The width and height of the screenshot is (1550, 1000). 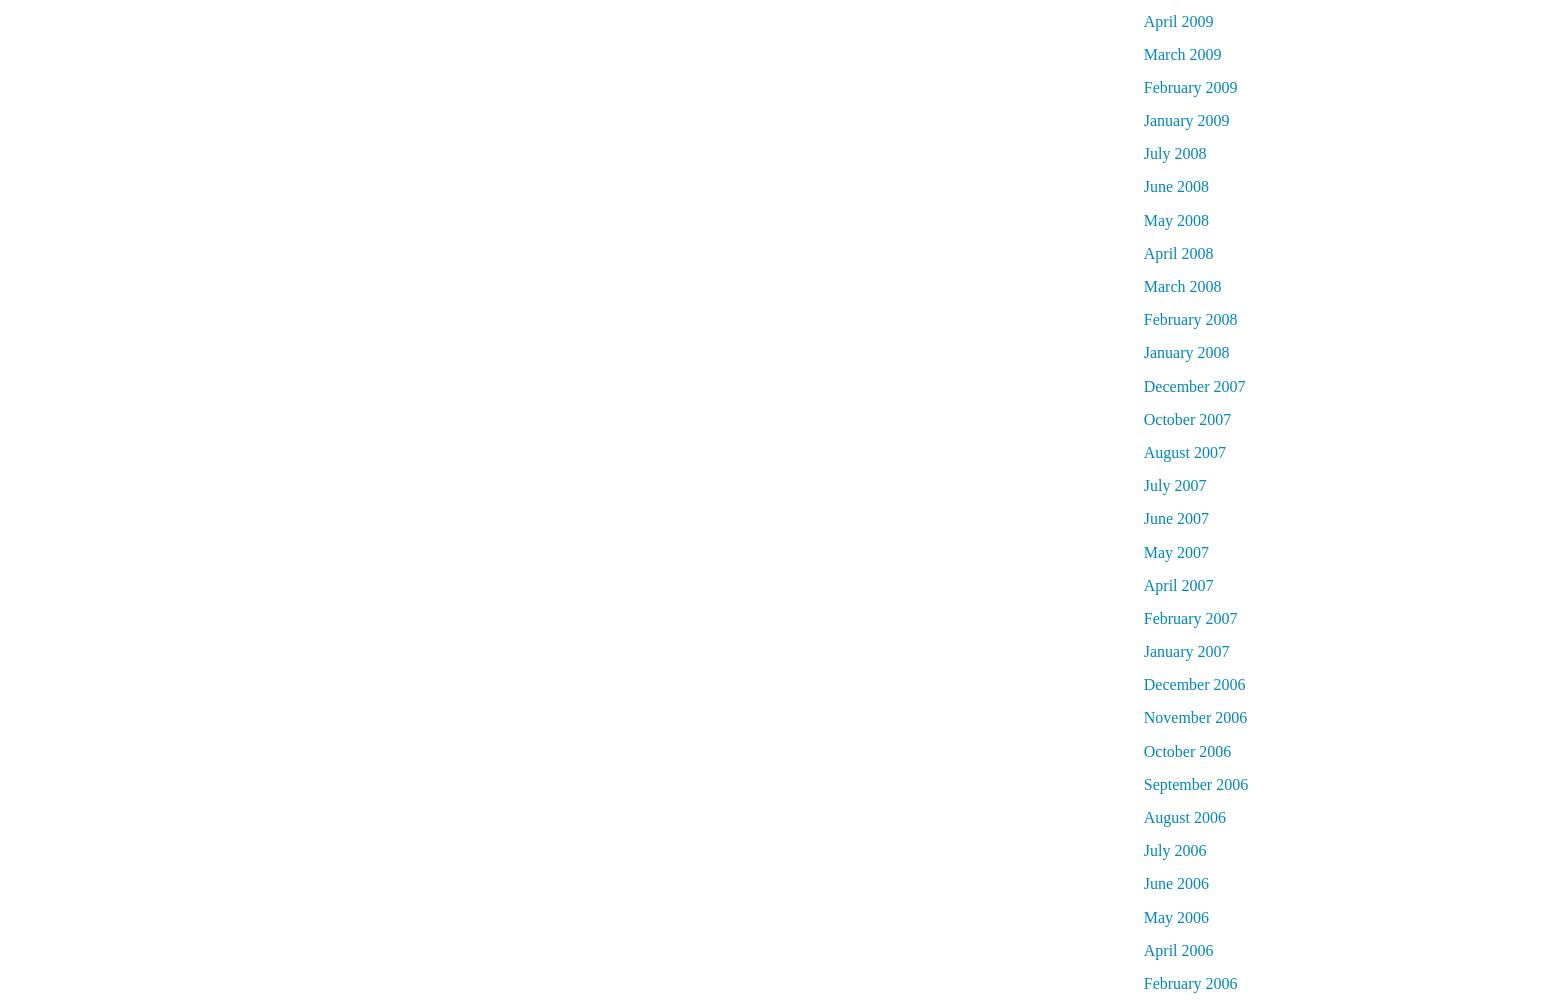 I want to click on 'December 2006', so click(x=1141, y=684).